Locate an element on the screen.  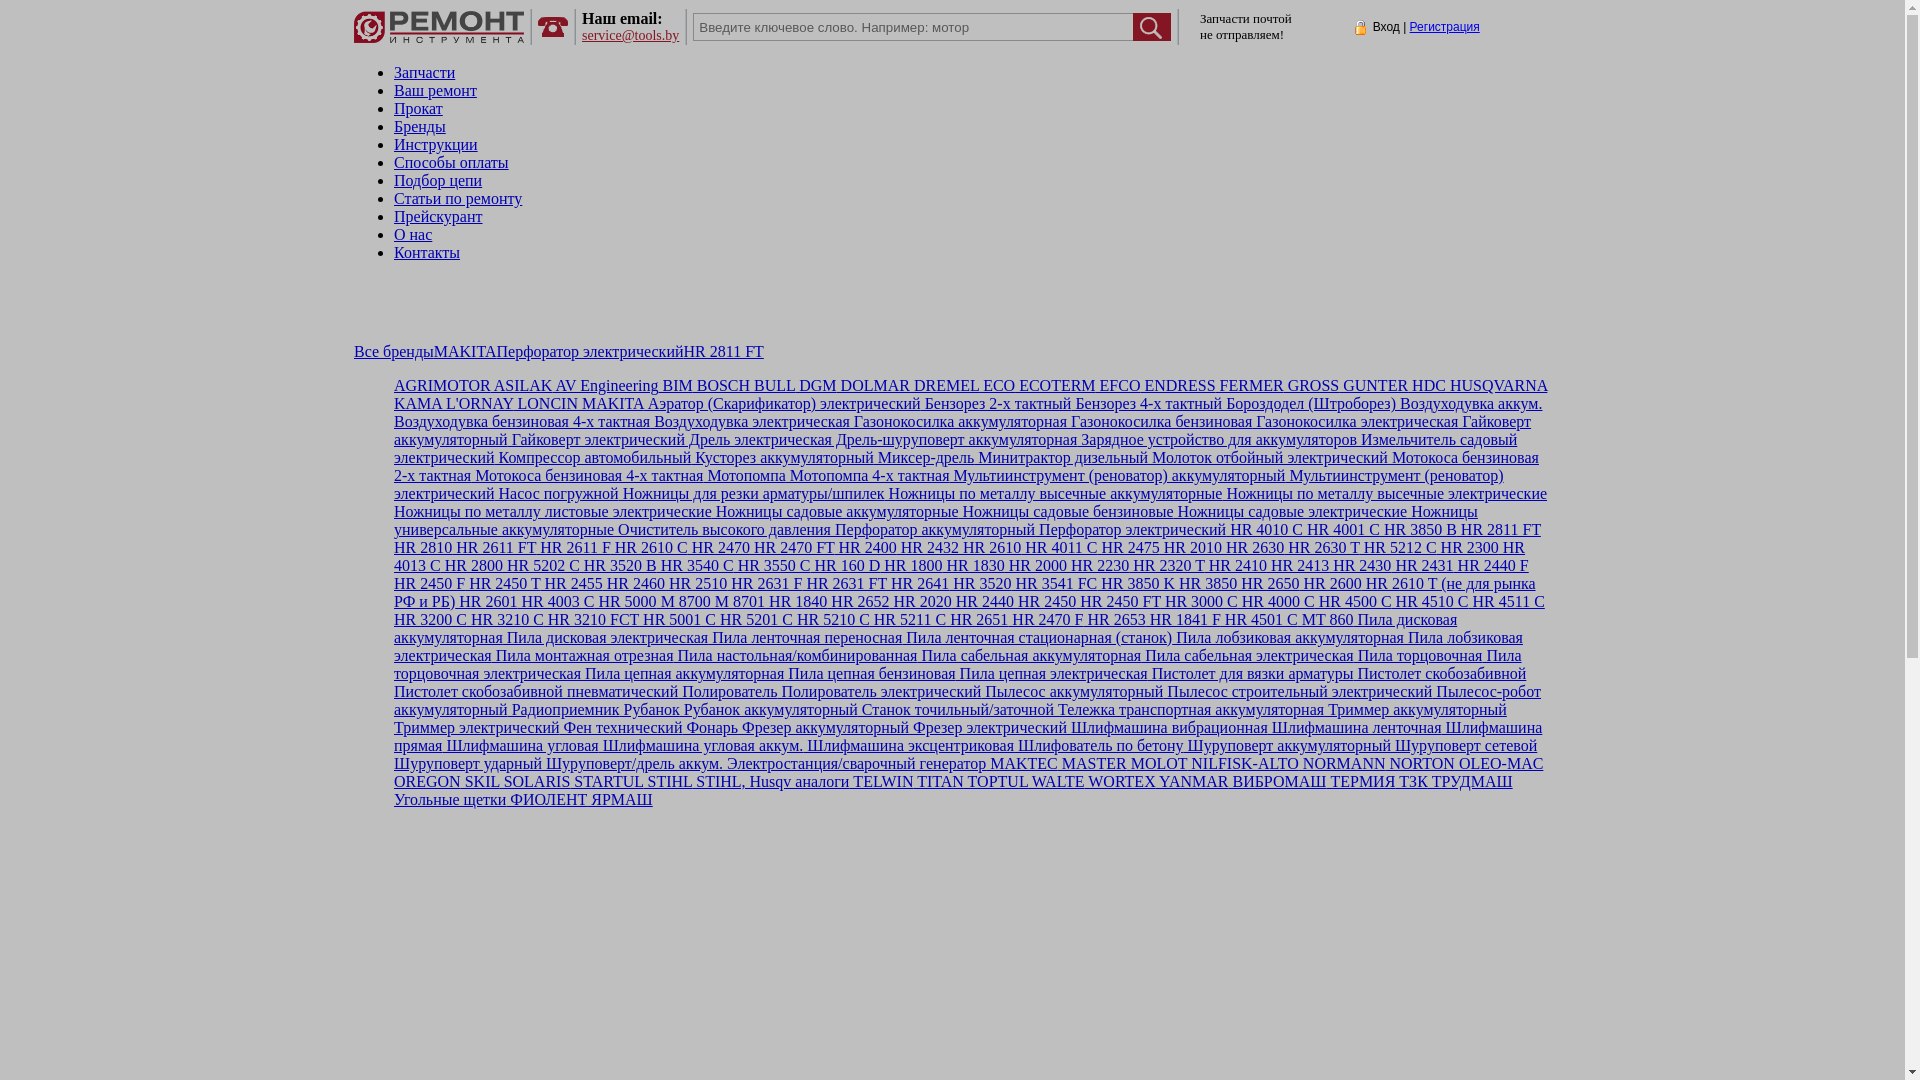
'HR 3000 C' is located at coordinates (1199, 600).